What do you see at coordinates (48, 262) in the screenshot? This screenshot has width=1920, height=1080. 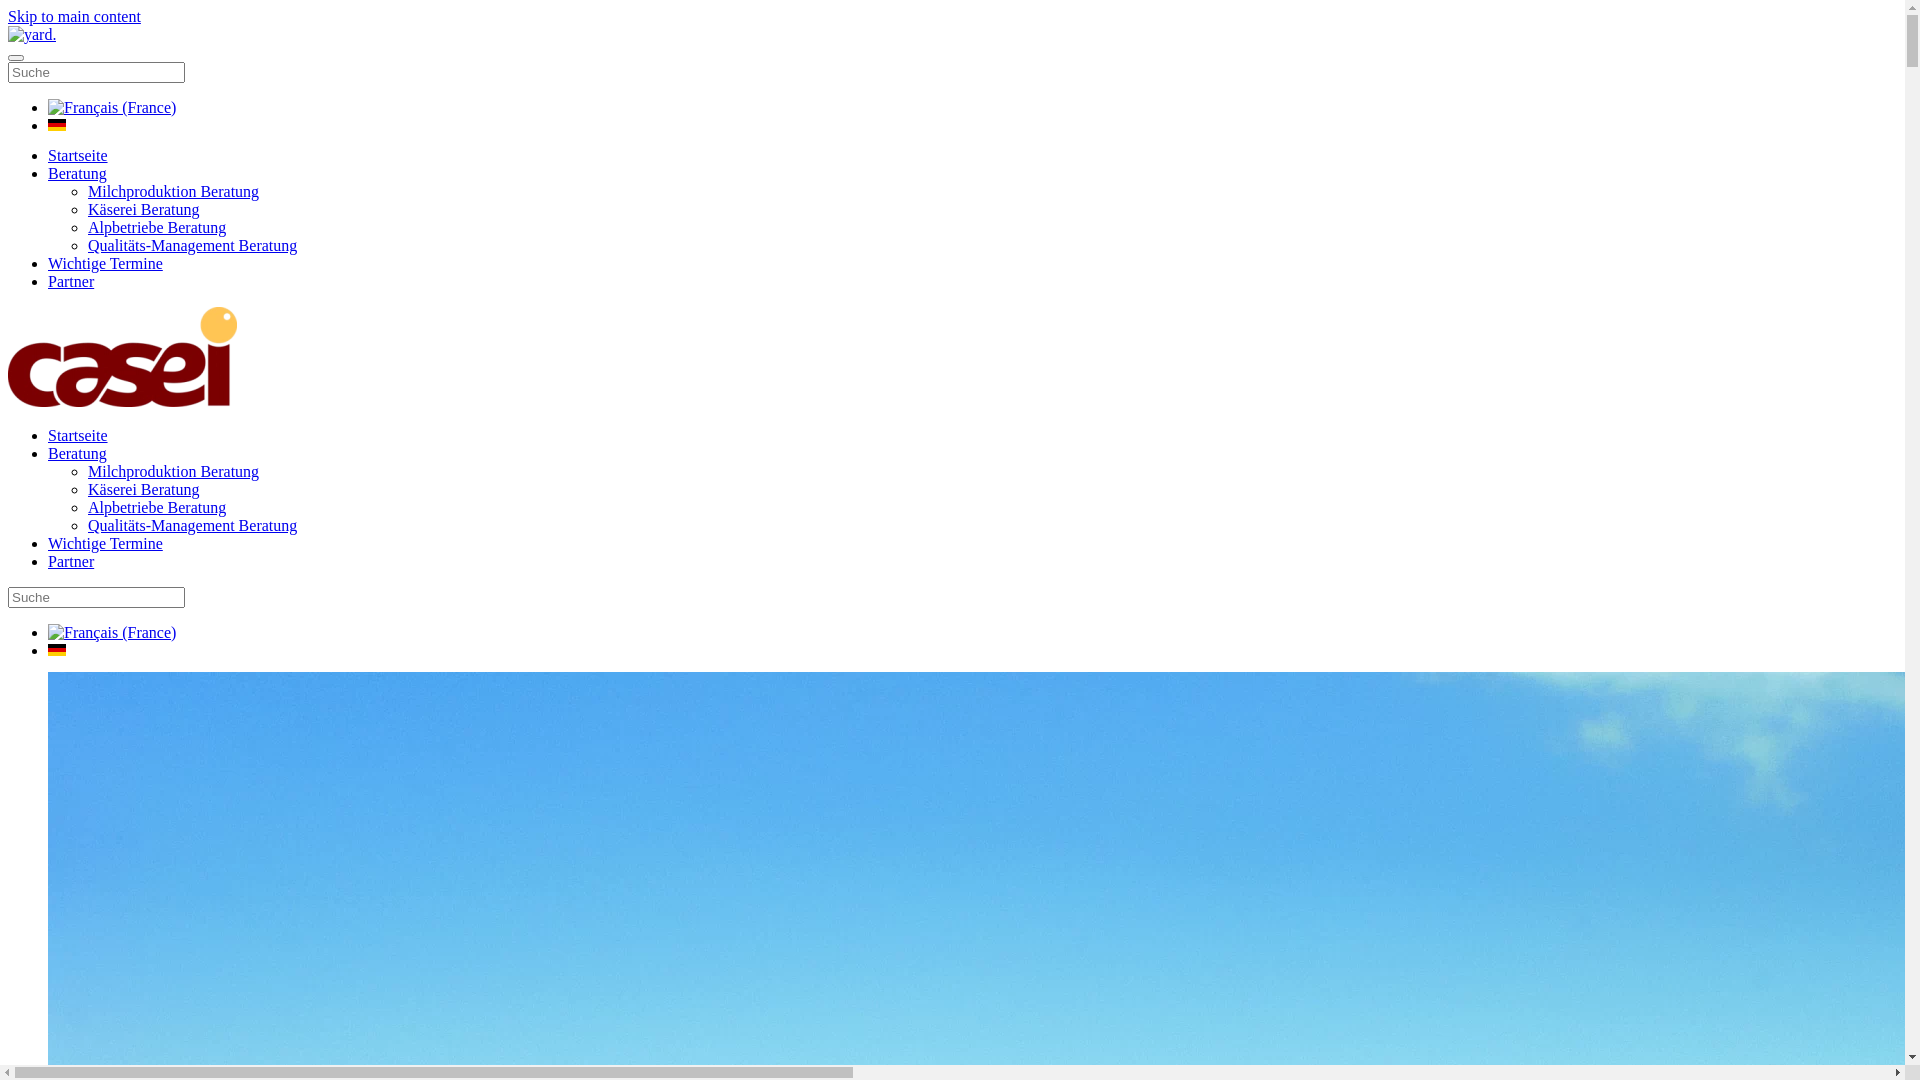 I see `'Wichtige Termine'` at bounding box center [48, 262].